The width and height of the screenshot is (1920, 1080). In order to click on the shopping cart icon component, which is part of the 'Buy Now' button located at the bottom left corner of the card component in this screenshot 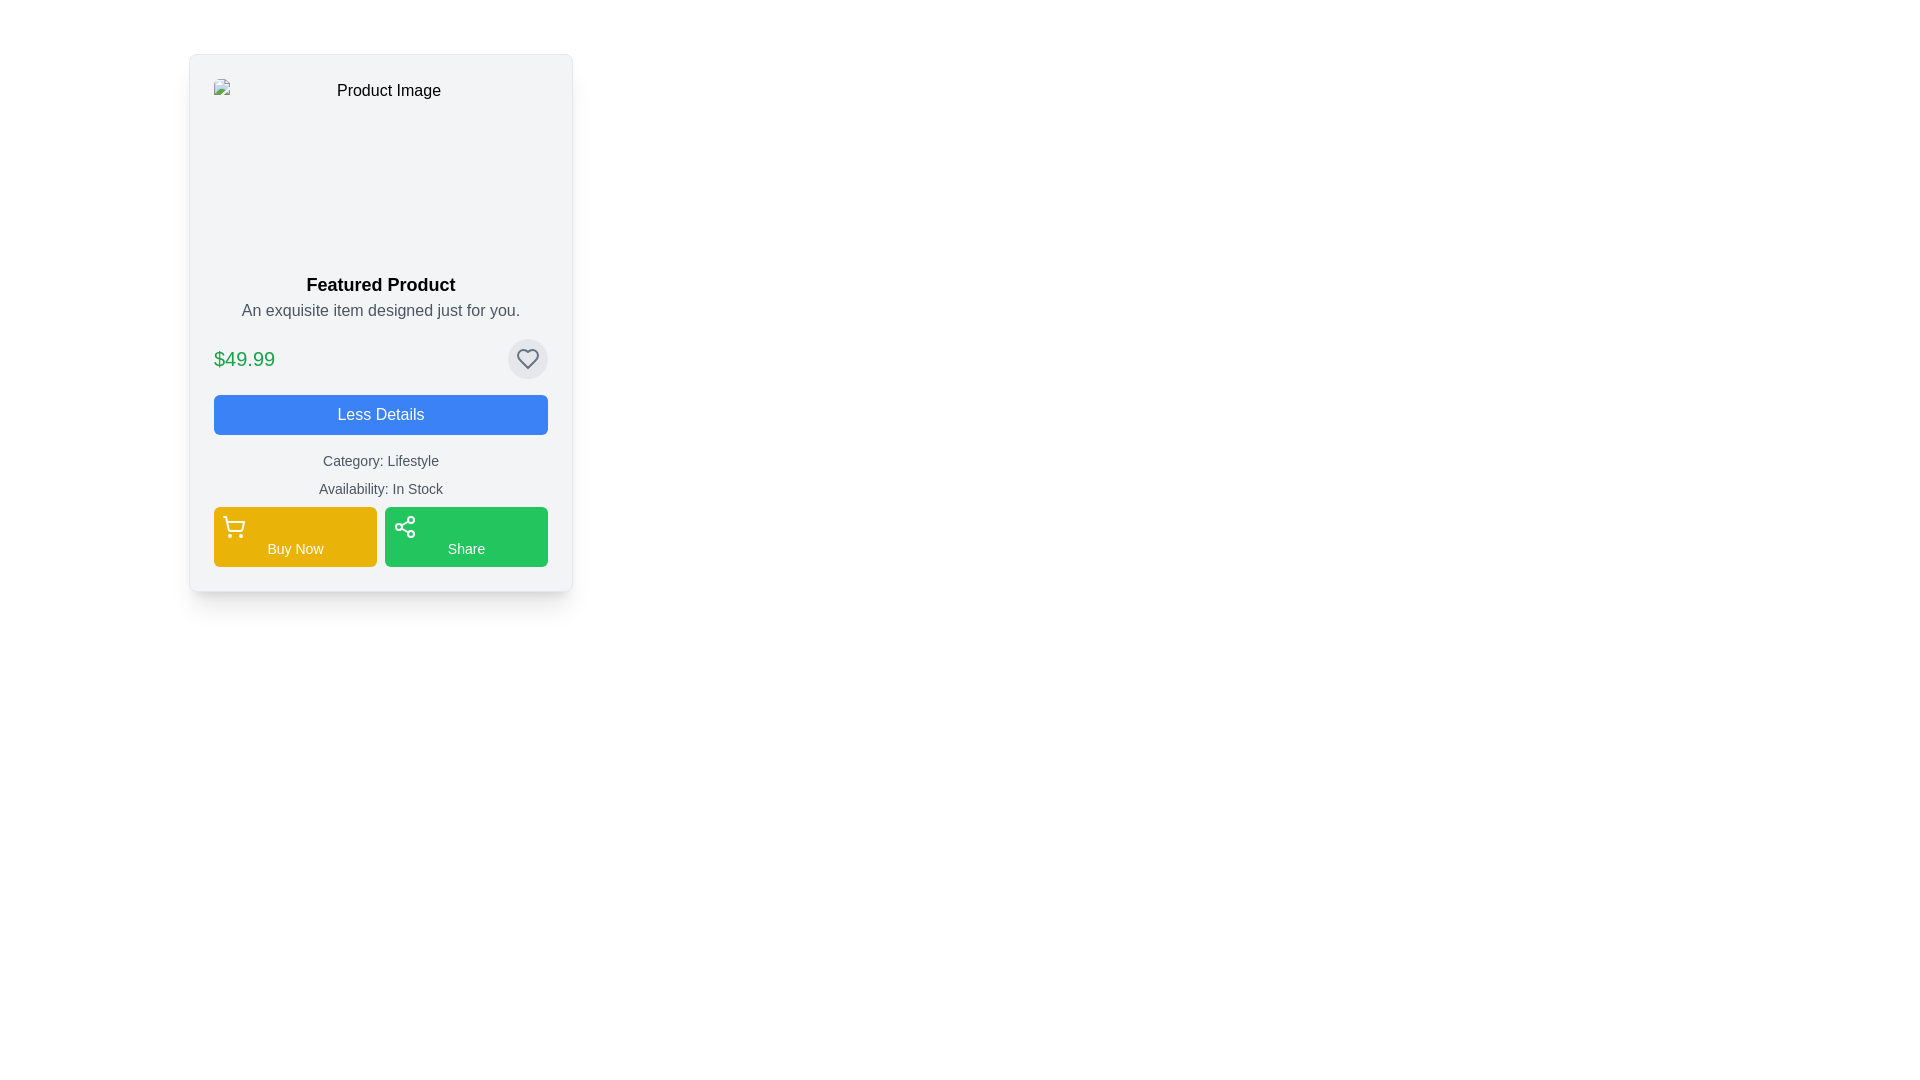, I will do `click(234, 523)`.